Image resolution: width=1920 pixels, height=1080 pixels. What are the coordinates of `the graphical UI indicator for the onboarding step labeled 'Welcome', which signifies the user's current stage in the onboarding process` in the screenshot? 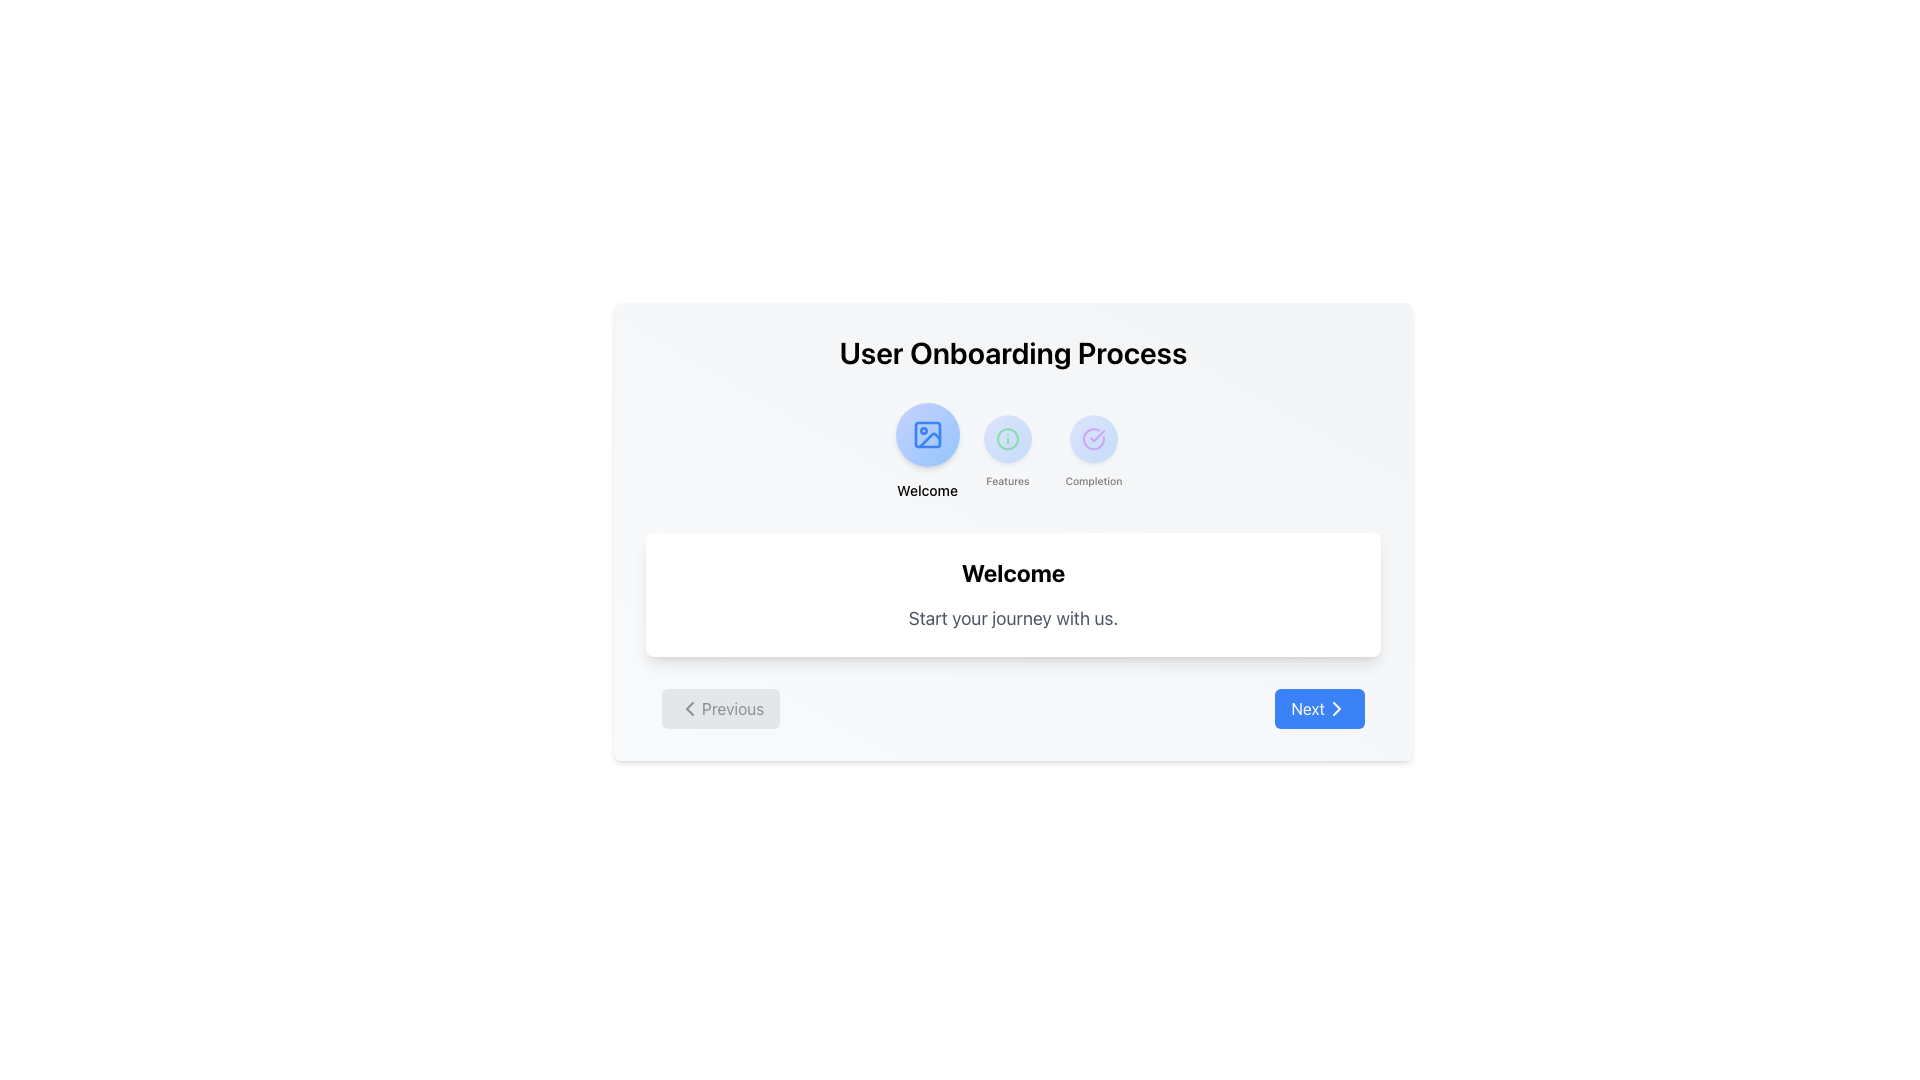 It's located at (926, 434).